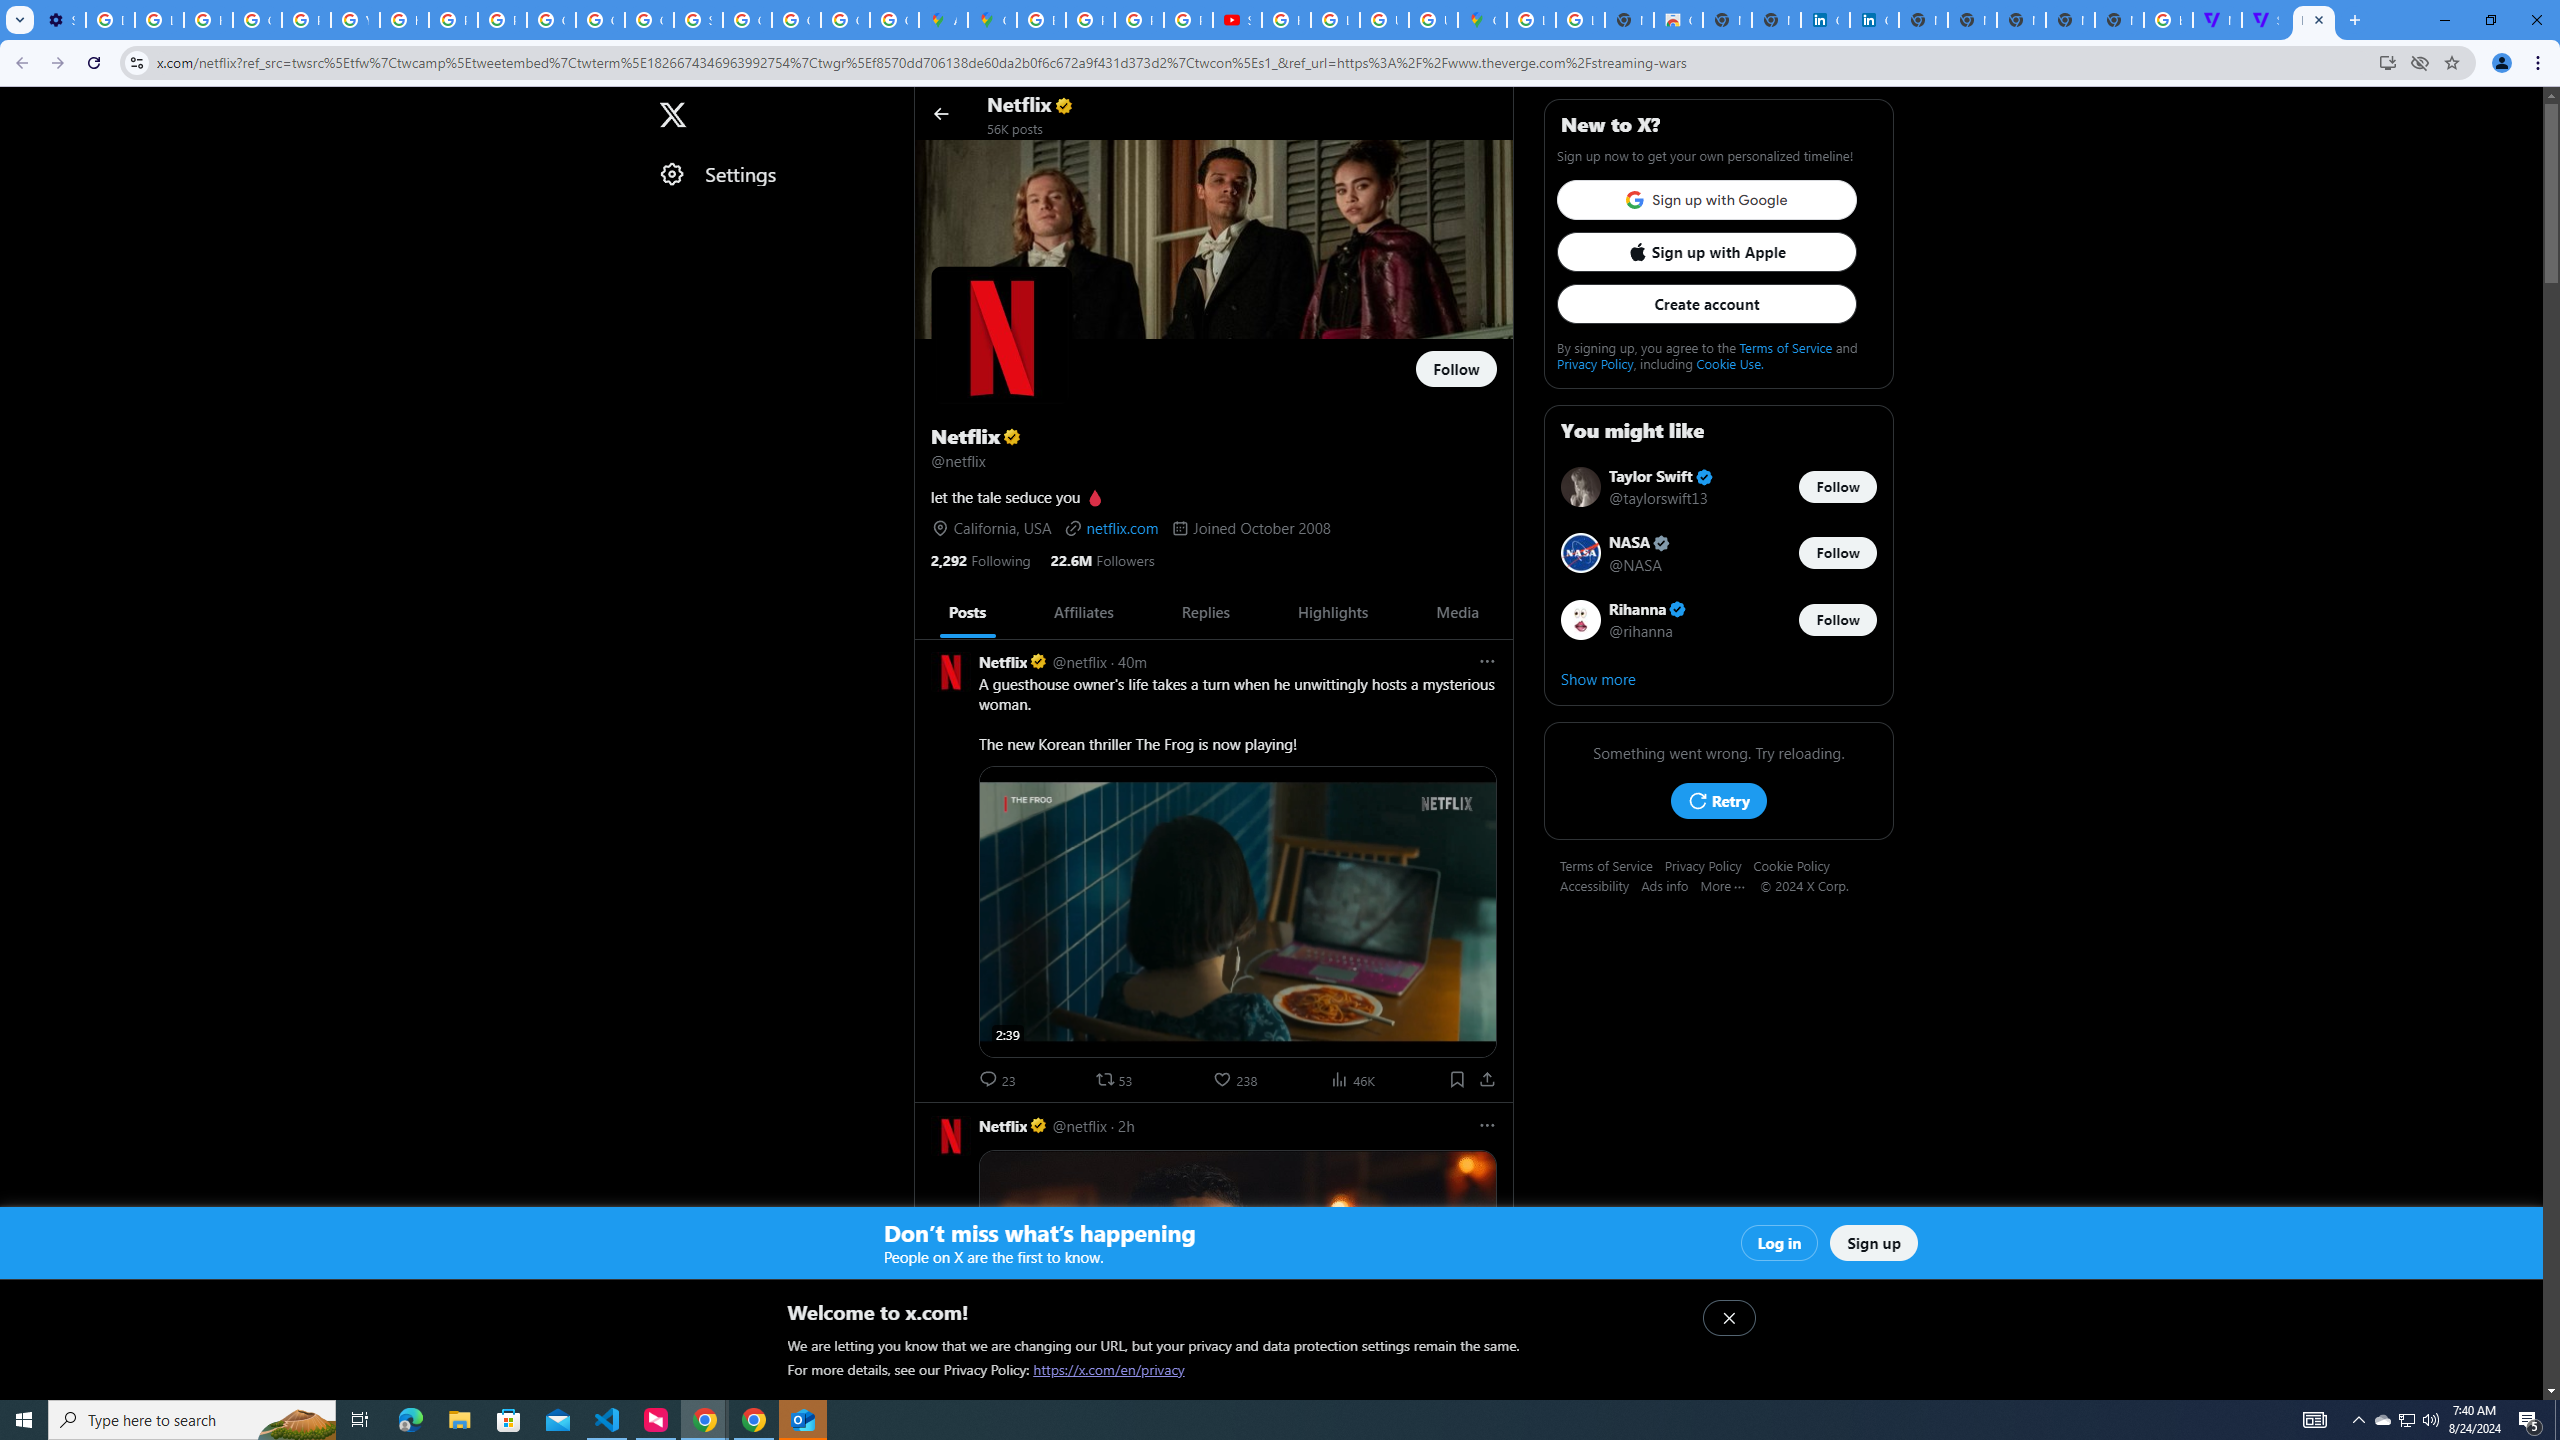  I want to click on 'Google Account Help', so click(257, 19).